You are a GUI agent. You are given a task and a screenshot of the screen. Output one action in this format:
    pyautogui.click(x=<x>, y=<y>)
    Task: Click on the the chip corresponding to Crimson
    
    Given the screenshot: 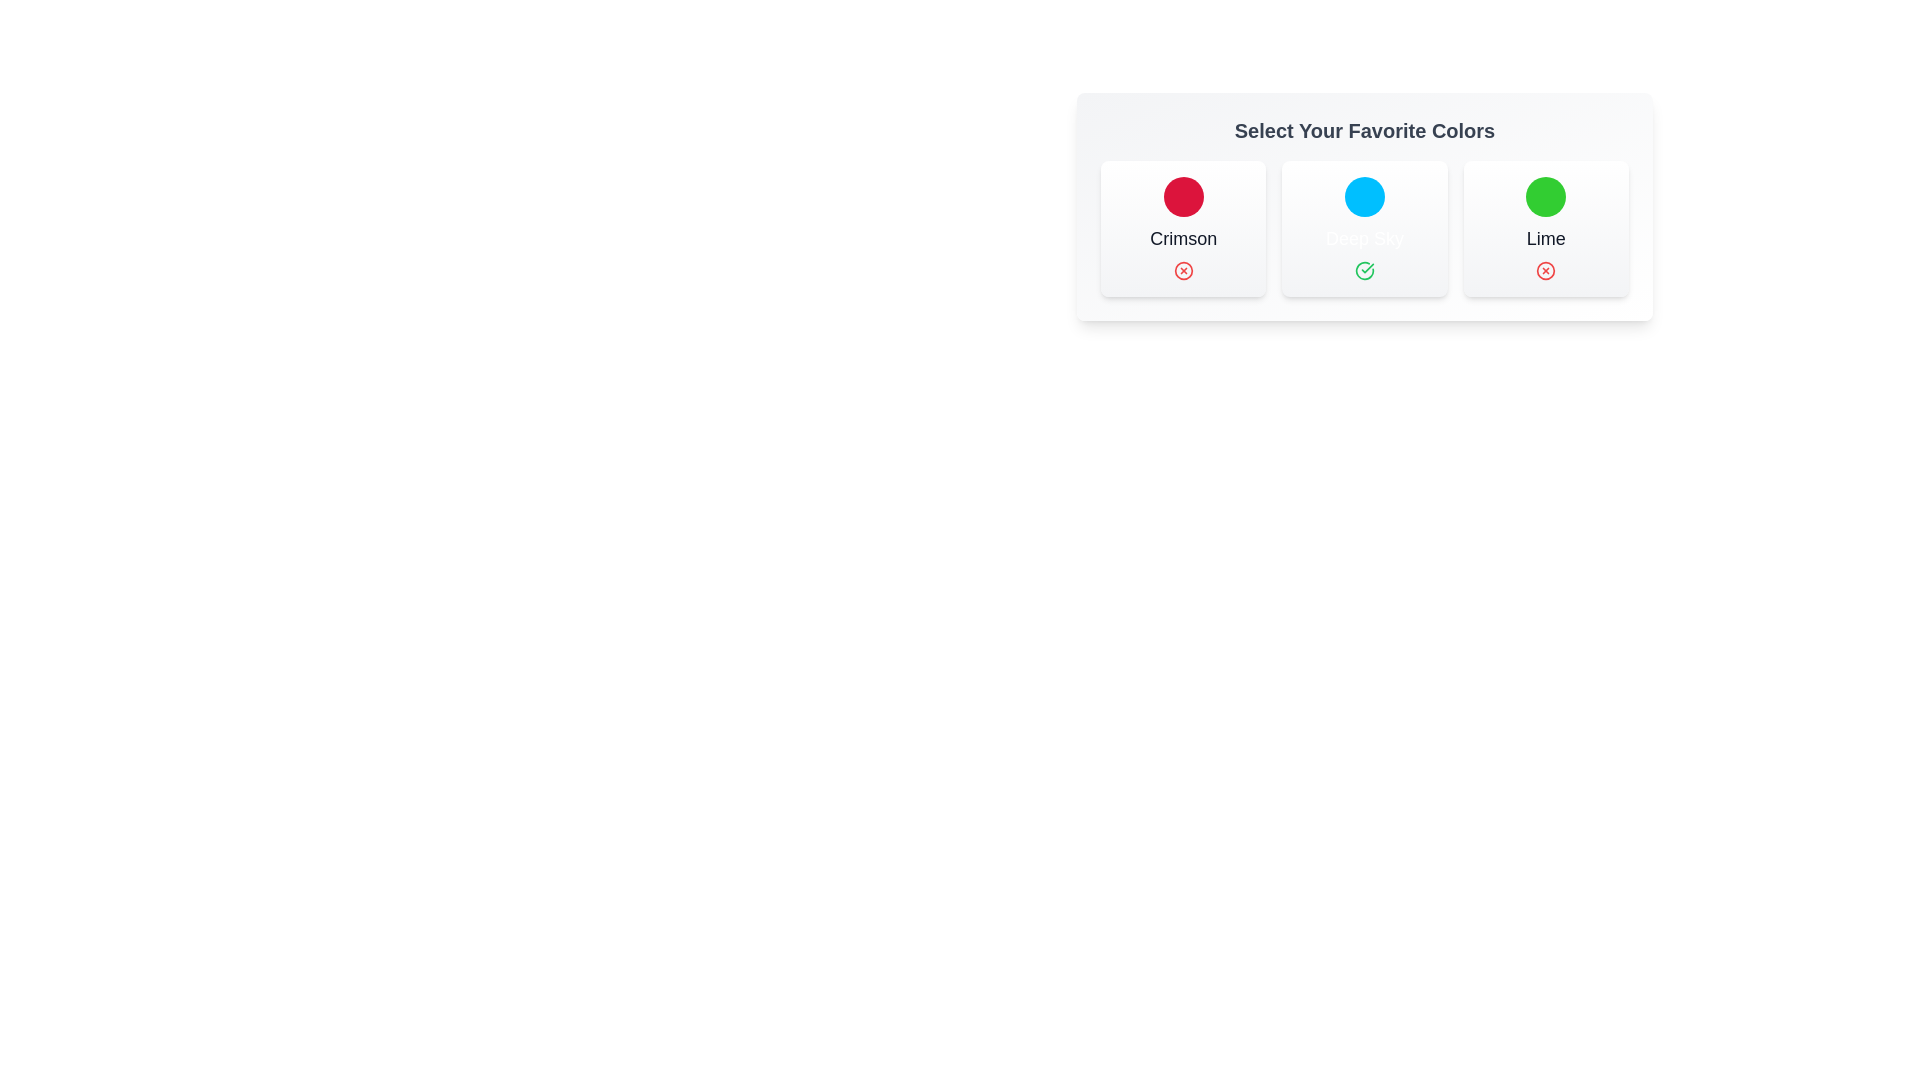 What is the action you would take?
    pyautogui.click(x=1182, y=227)
    